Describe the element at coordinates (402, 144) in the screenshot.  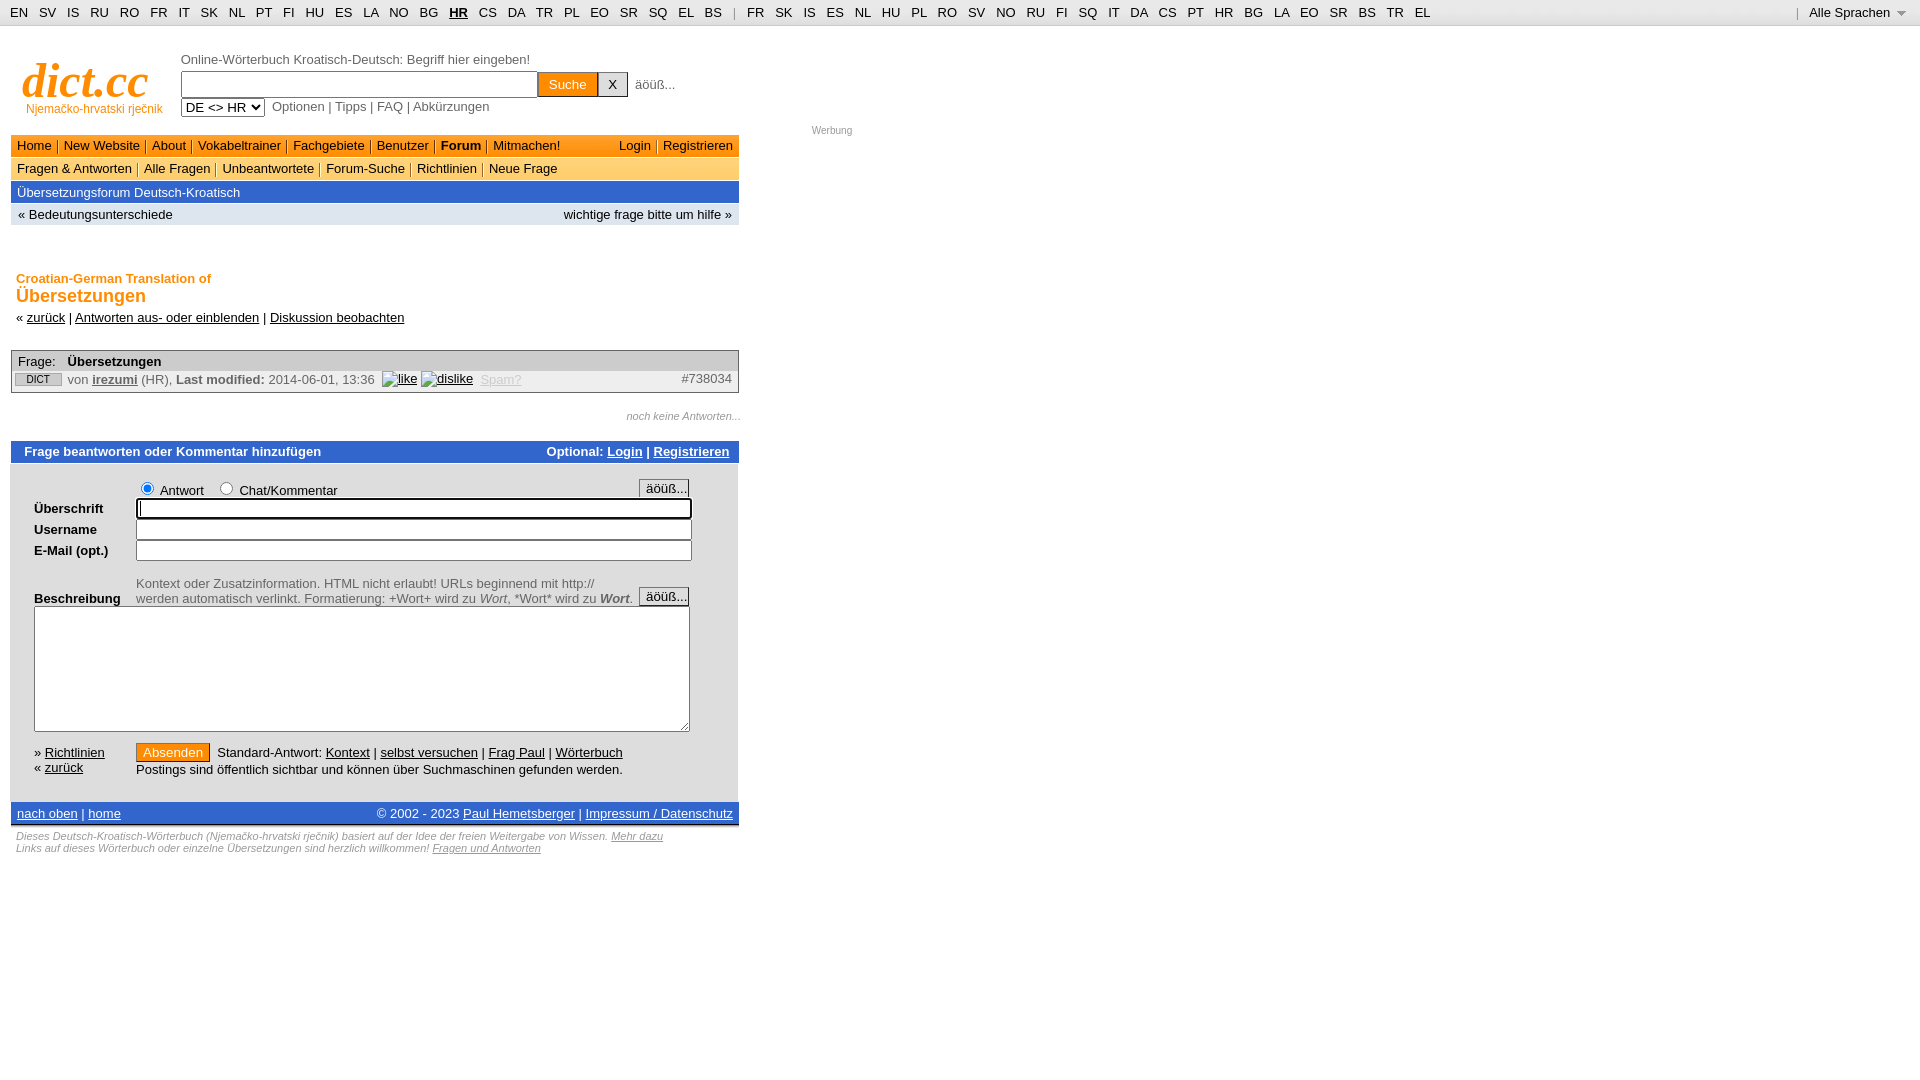
I see `'Benutzer'` at that location.